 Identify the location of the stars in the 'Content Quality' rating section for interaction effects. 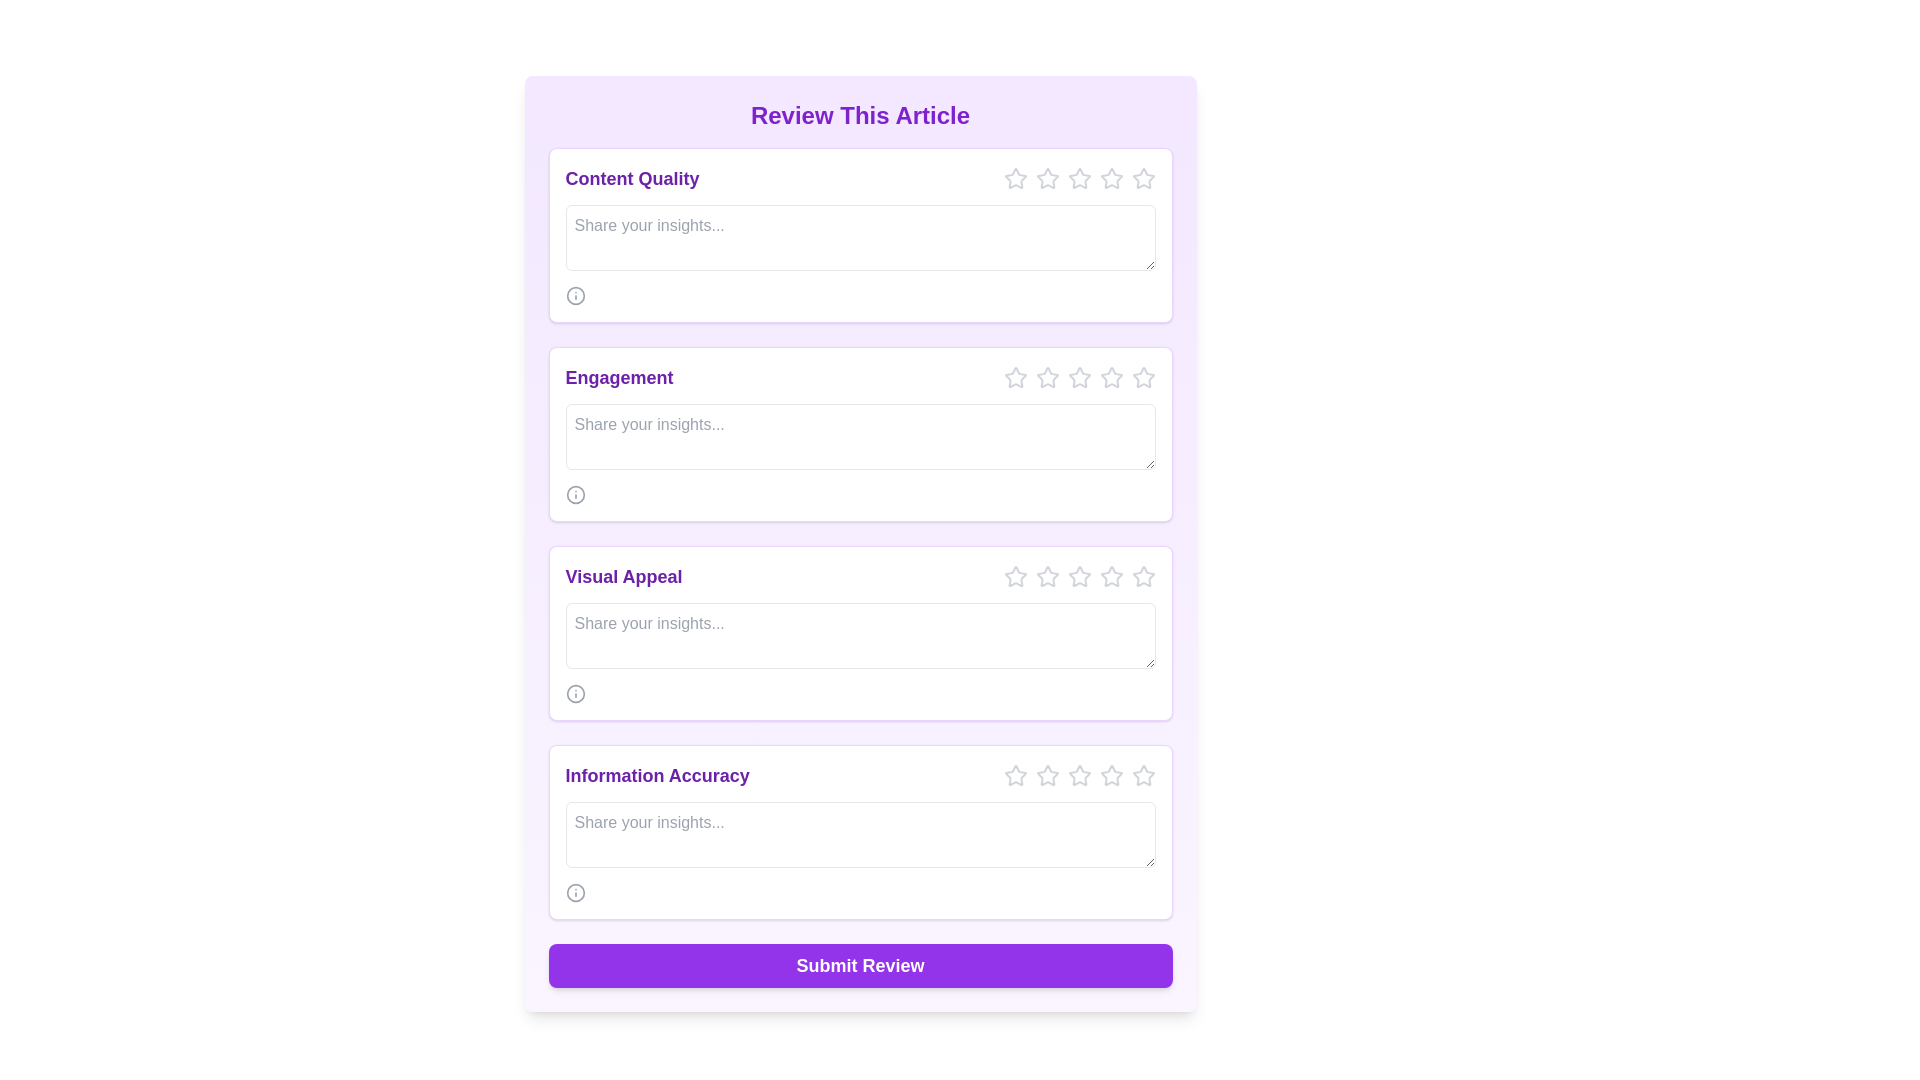
(860, 177).